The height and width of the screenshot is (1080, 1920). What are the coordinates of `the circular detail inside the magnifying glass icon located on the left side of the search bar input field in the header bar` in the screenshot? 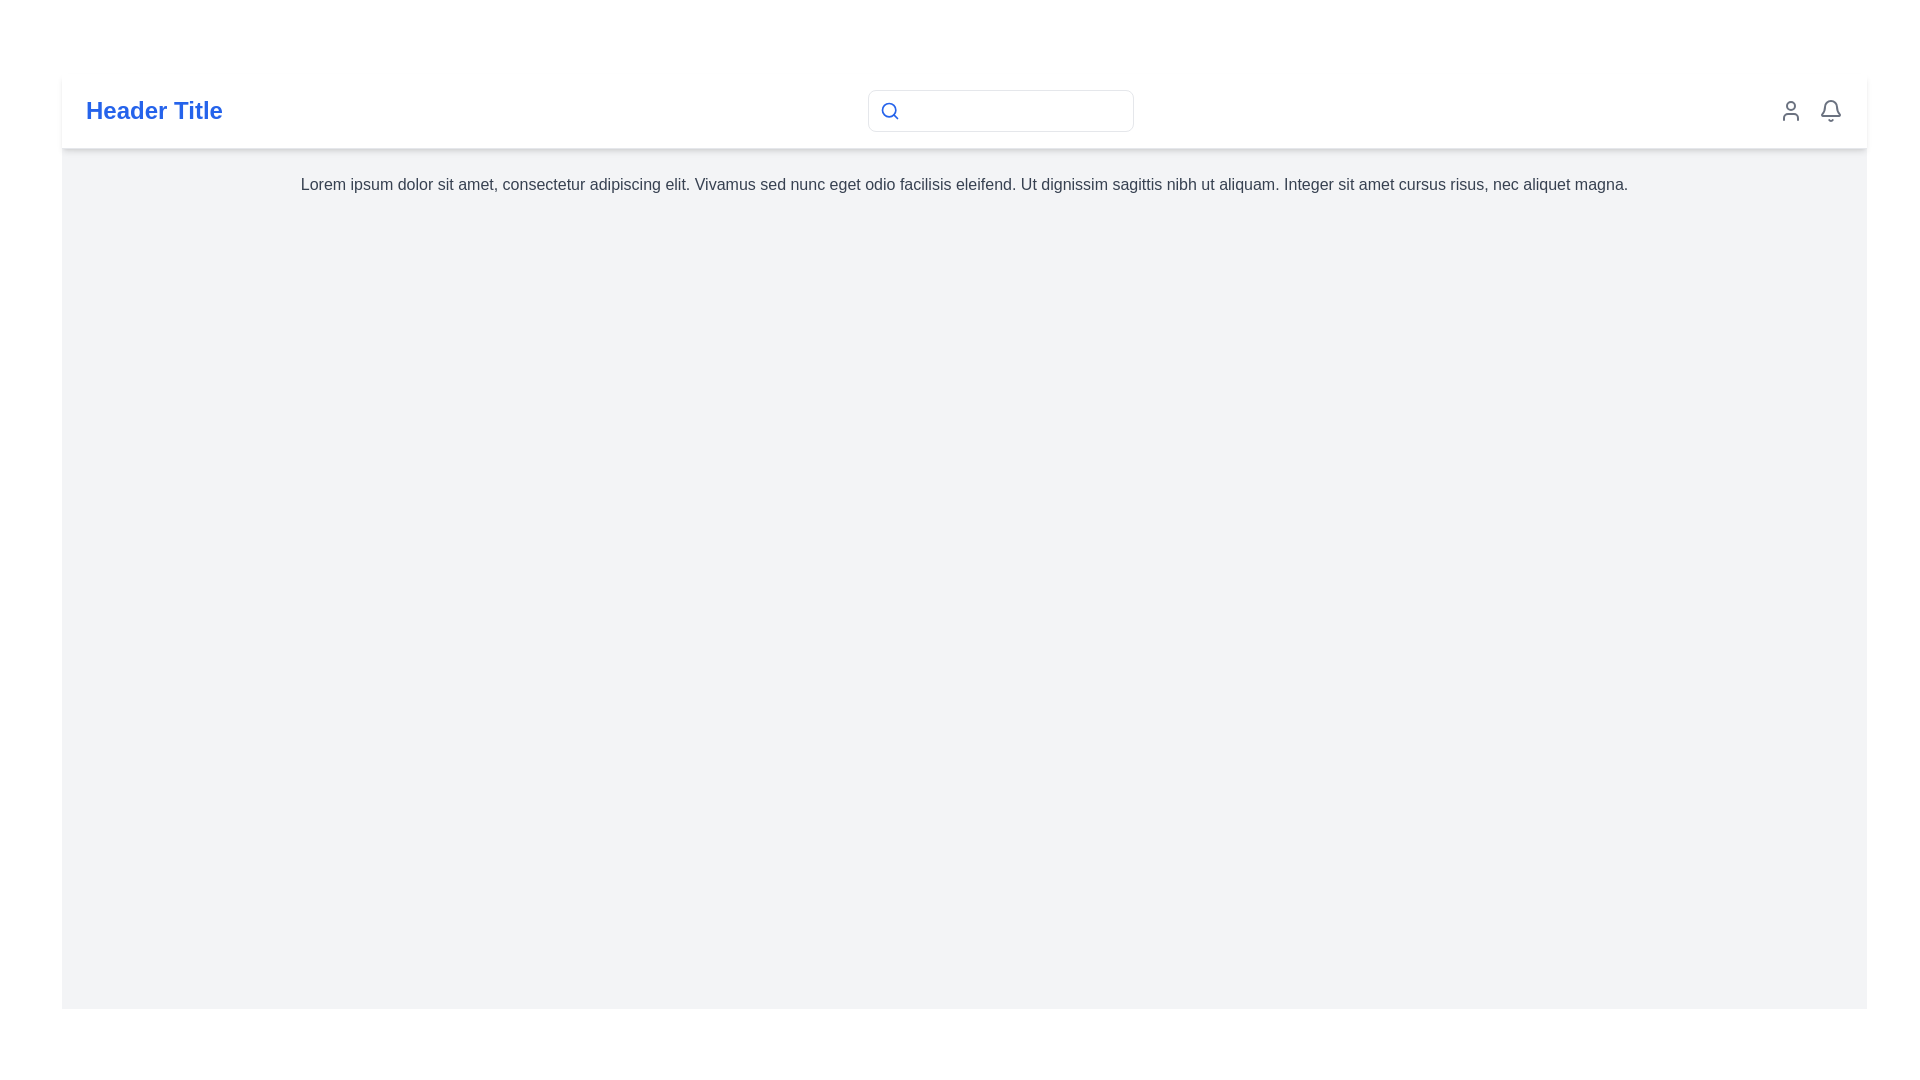 It's located at (888, 110).